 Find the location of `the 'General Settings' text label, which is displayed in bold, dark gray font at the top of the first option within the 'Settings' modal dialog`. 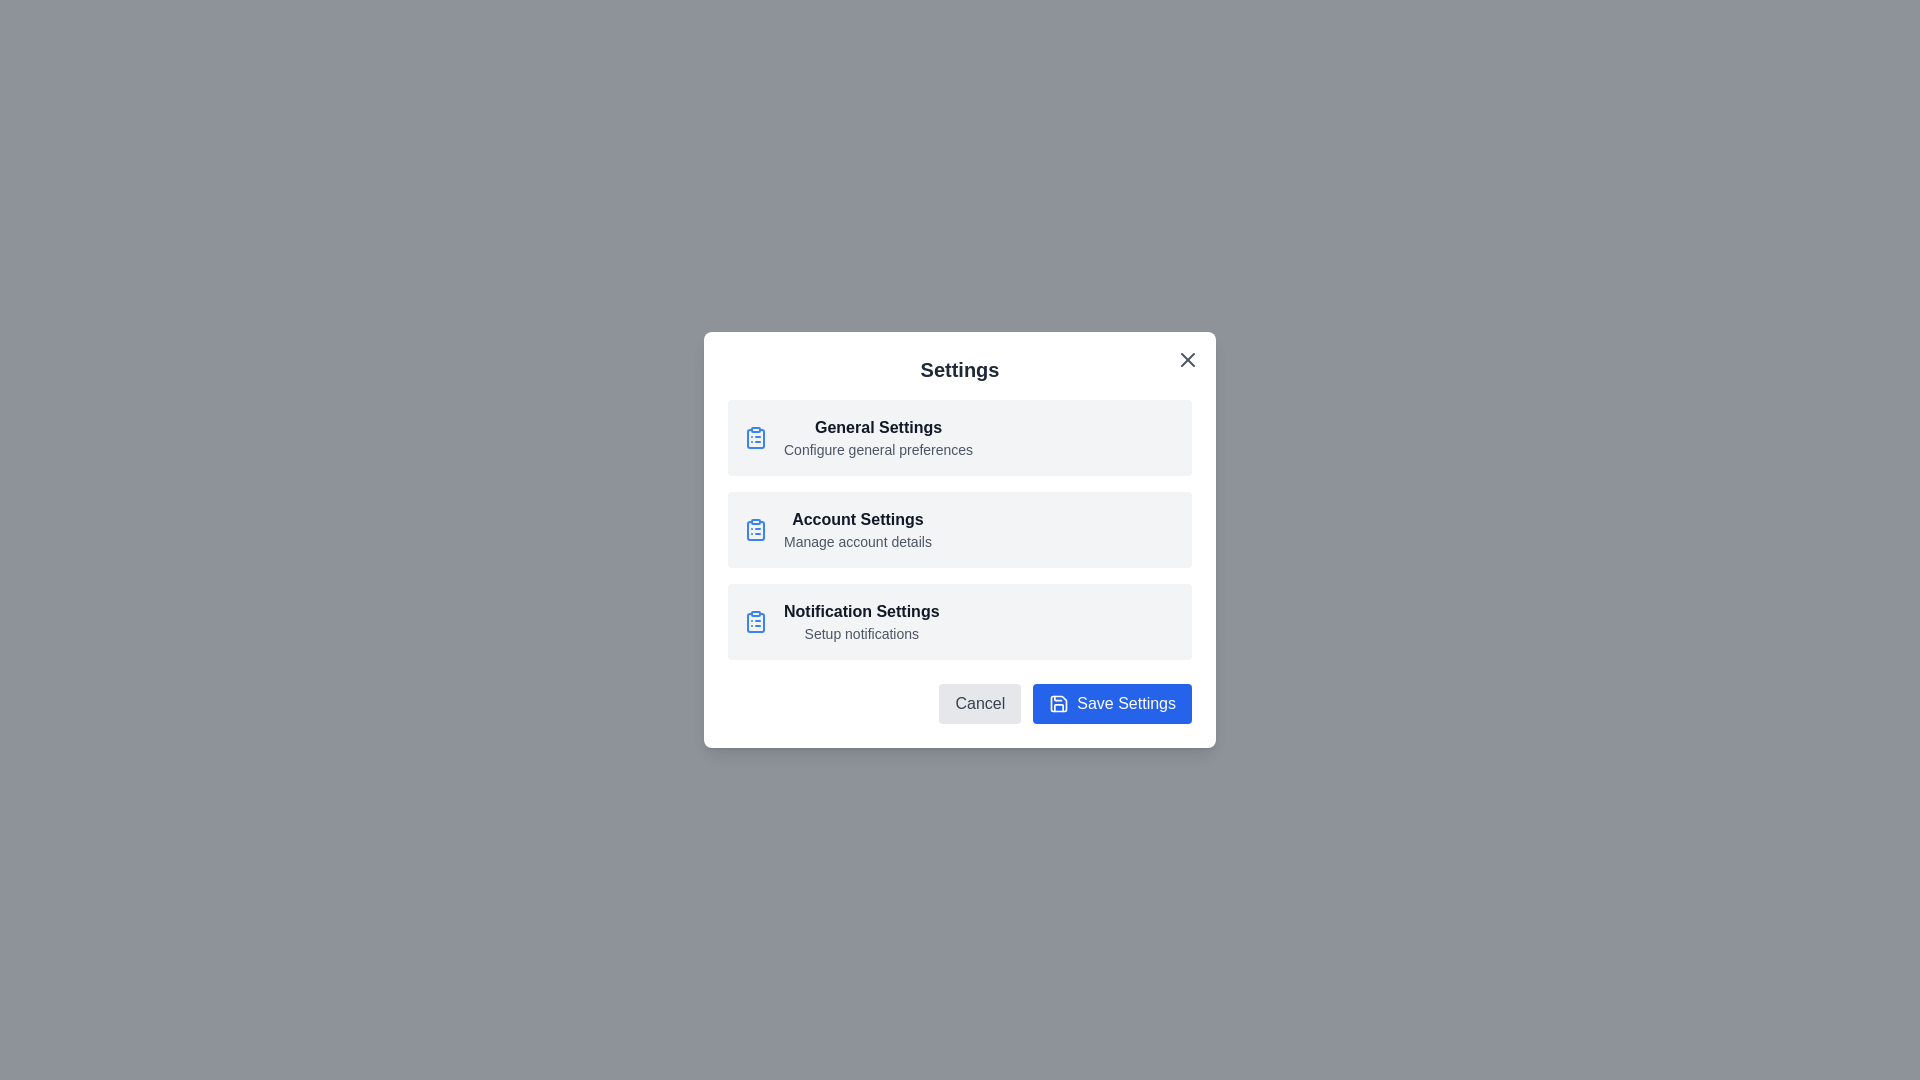

the 'General Settings' text label, which is displayed in bold, dark gray font at the top of the first option within the 'Settings' modal dialog is located at coordinates (878, 427).